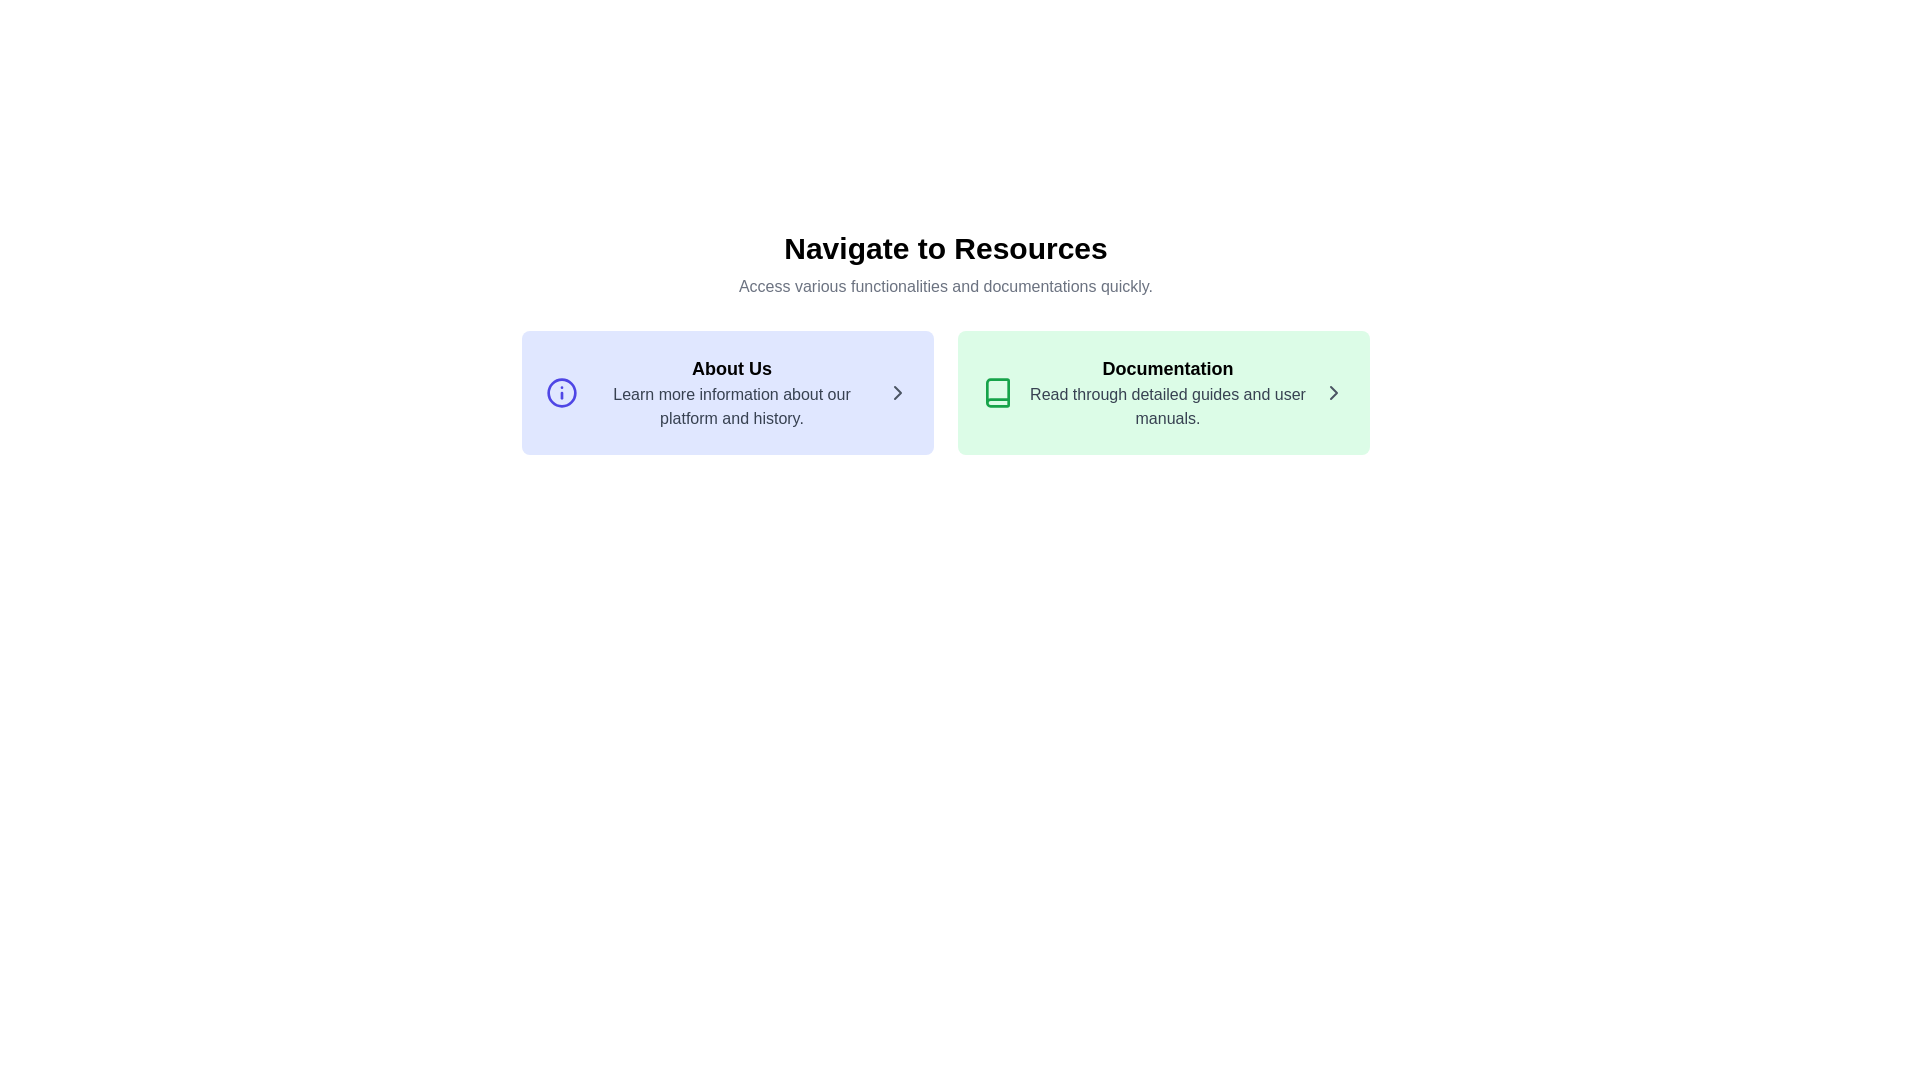  I want to click on the 'Documentation' text label that is styled in black, bold font and located at the top center of a green-bordered rectangular section, so click(1167, 369).